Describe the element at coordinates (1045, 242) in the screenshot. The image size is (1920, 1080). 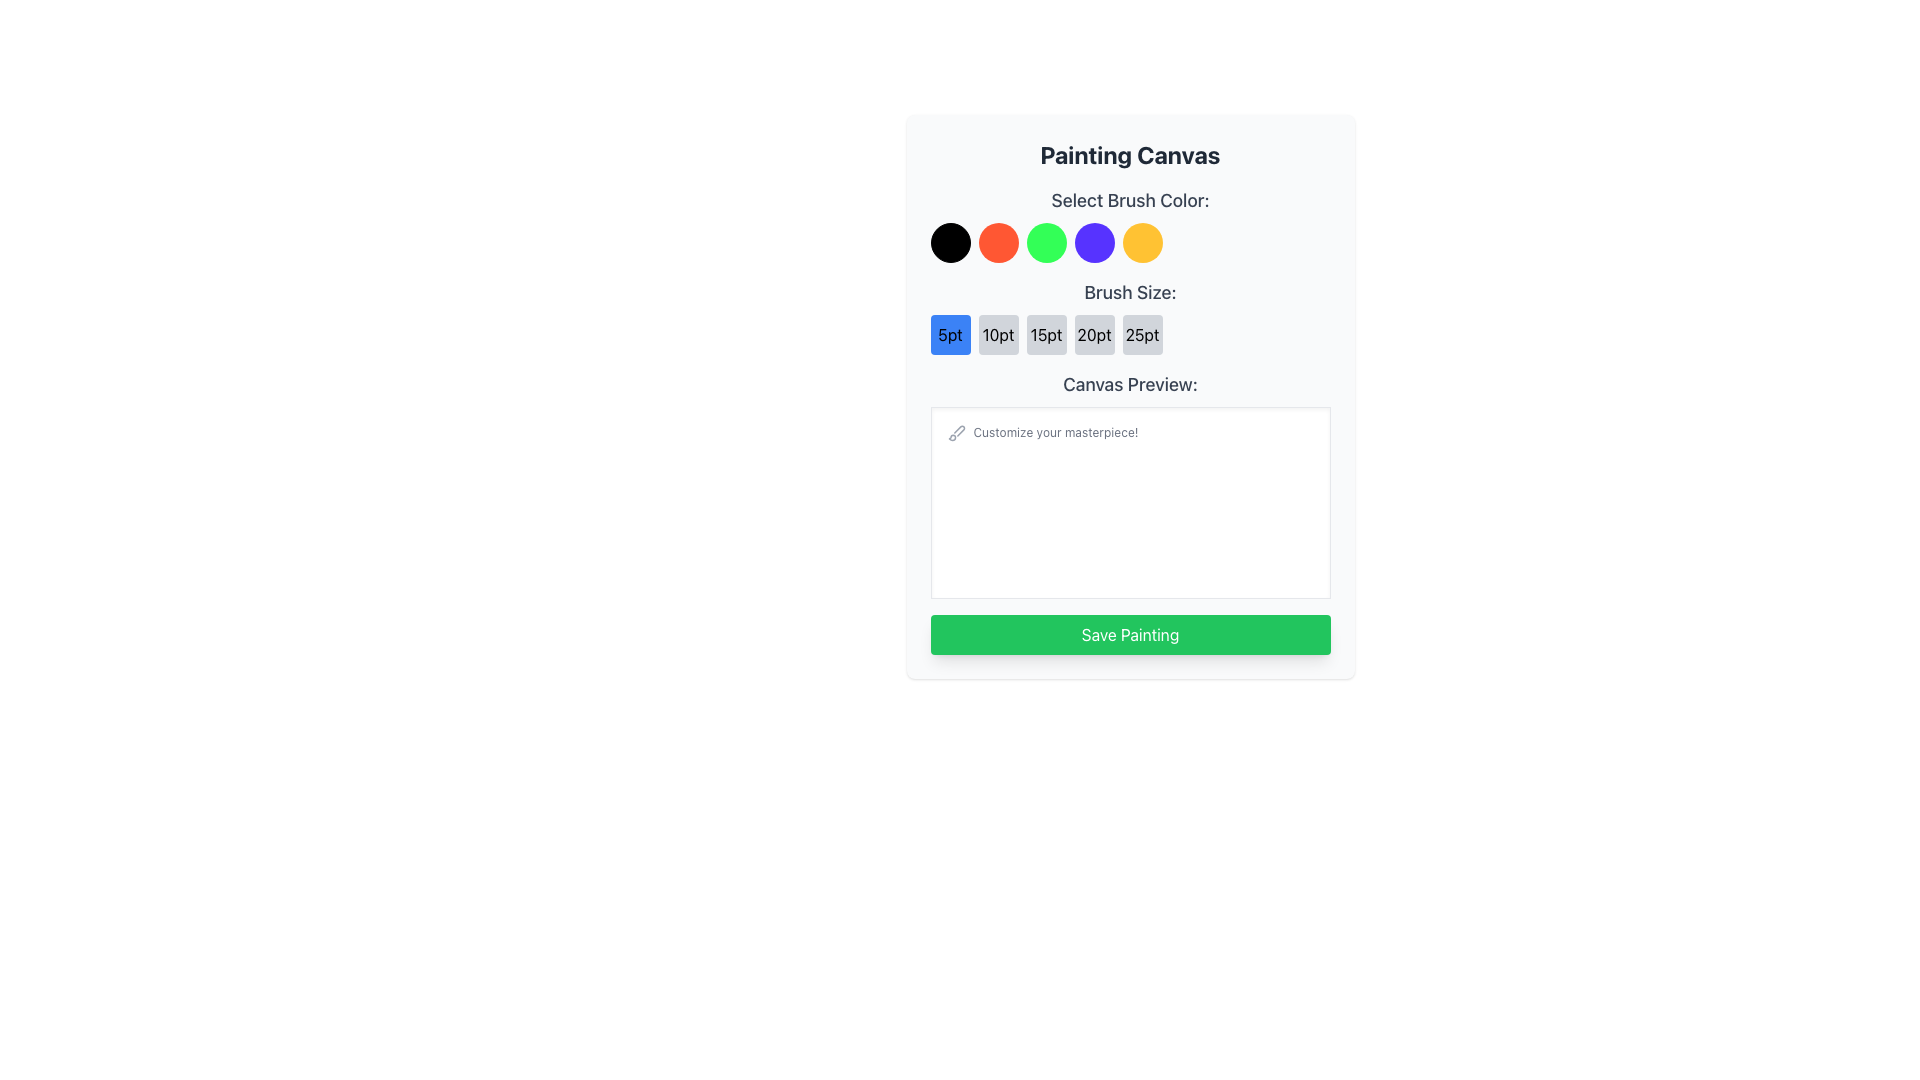
I see `the third button in the color selection sequence` at that location.